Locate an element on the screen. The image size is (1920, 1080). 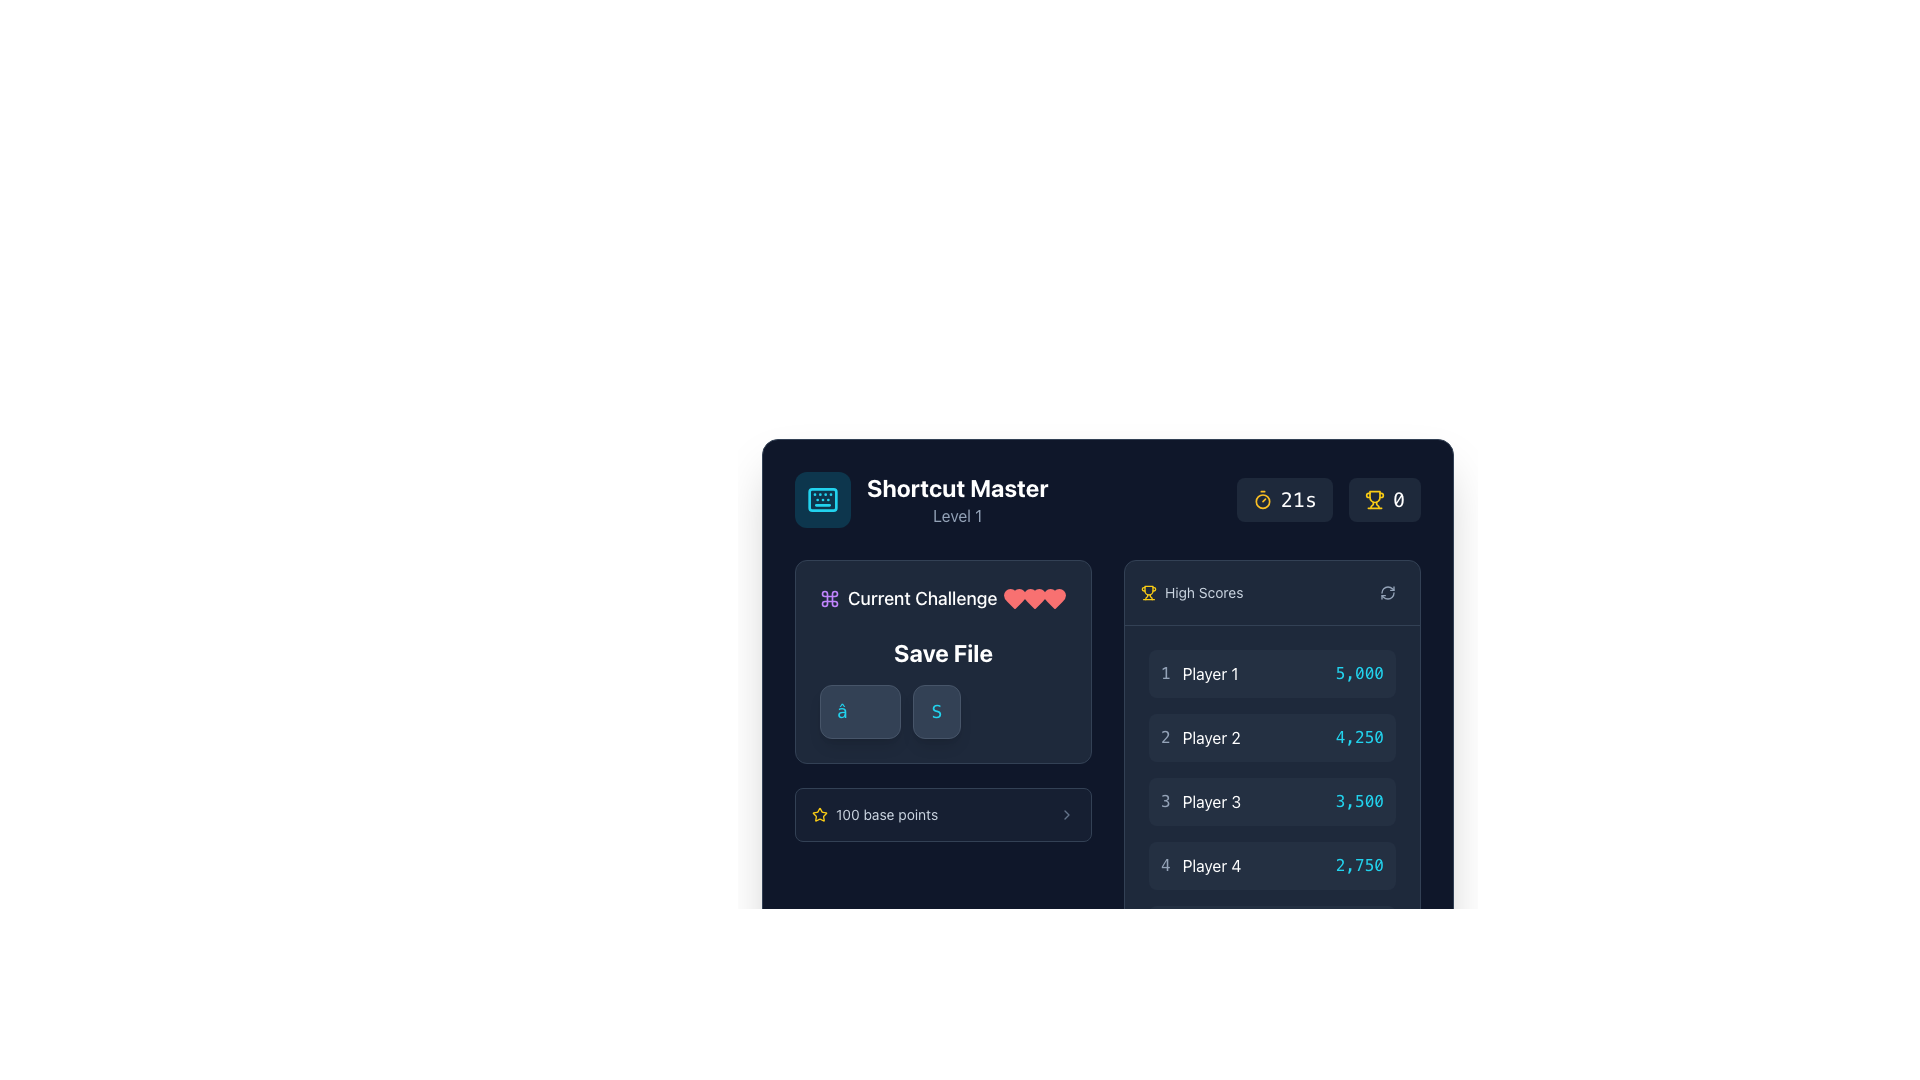
the Text display component that shows the number '2' and the text 'Player 2' in the High Scores section, which is the second entry in the list is located at coordinates (1200, 737).